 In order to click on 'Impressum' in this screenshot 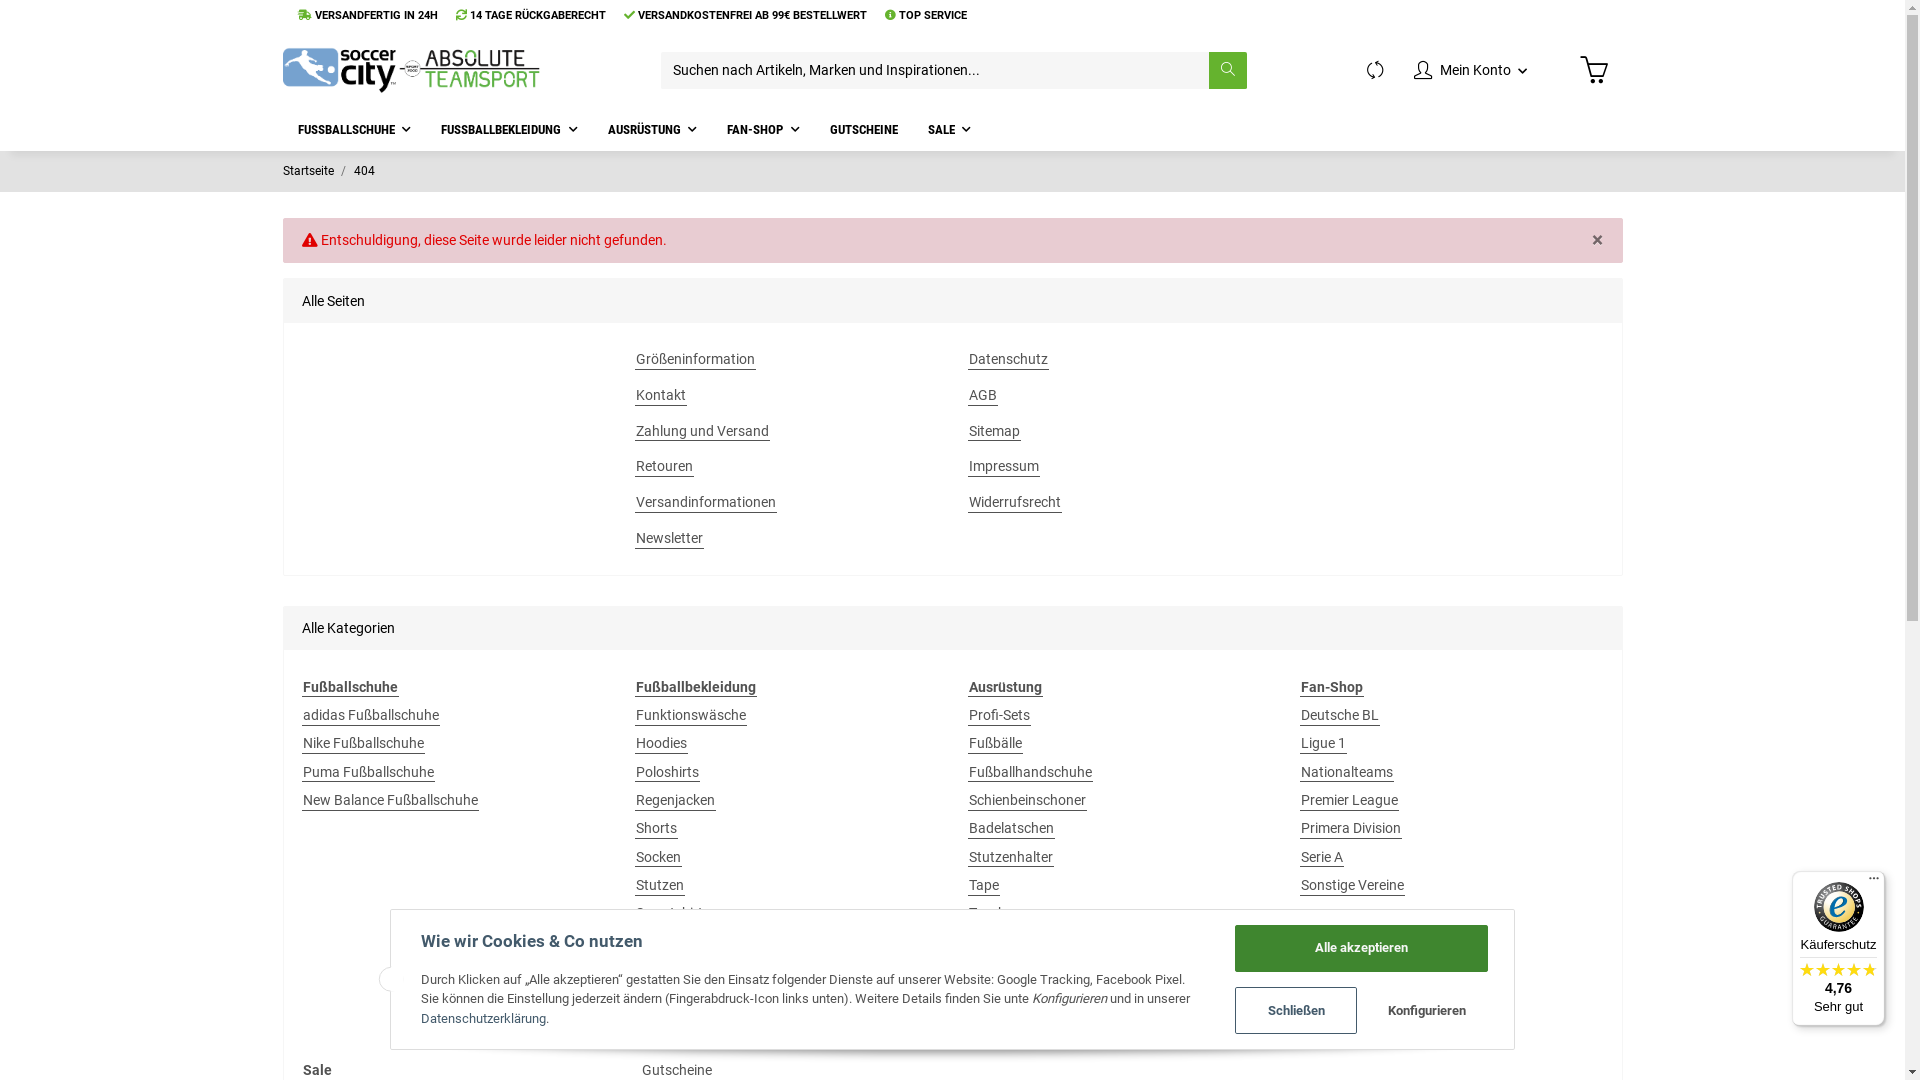, I will do `click(968, 466)`.